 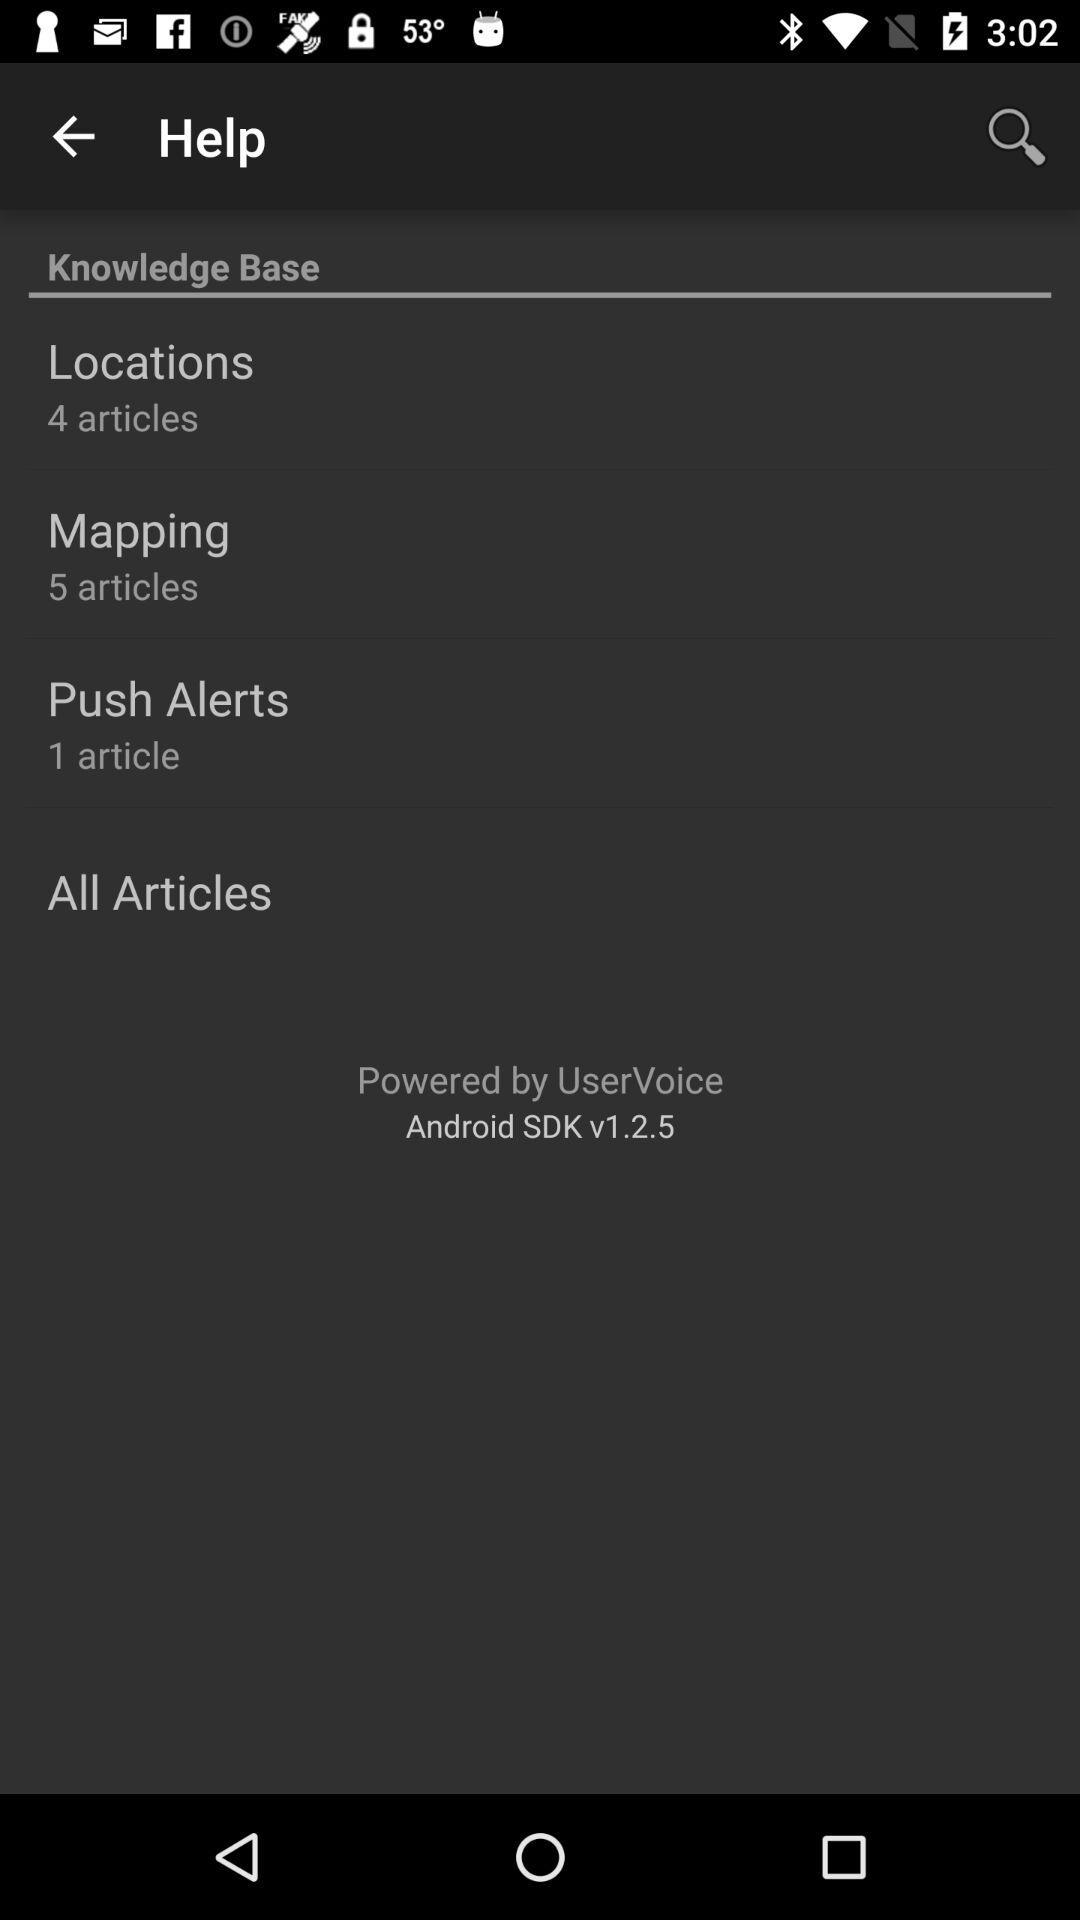 What do you see at coordinates (540, 1125) in the screenshot?
I see `the android sdk v1 icon` at bounding box center [540, 1125].